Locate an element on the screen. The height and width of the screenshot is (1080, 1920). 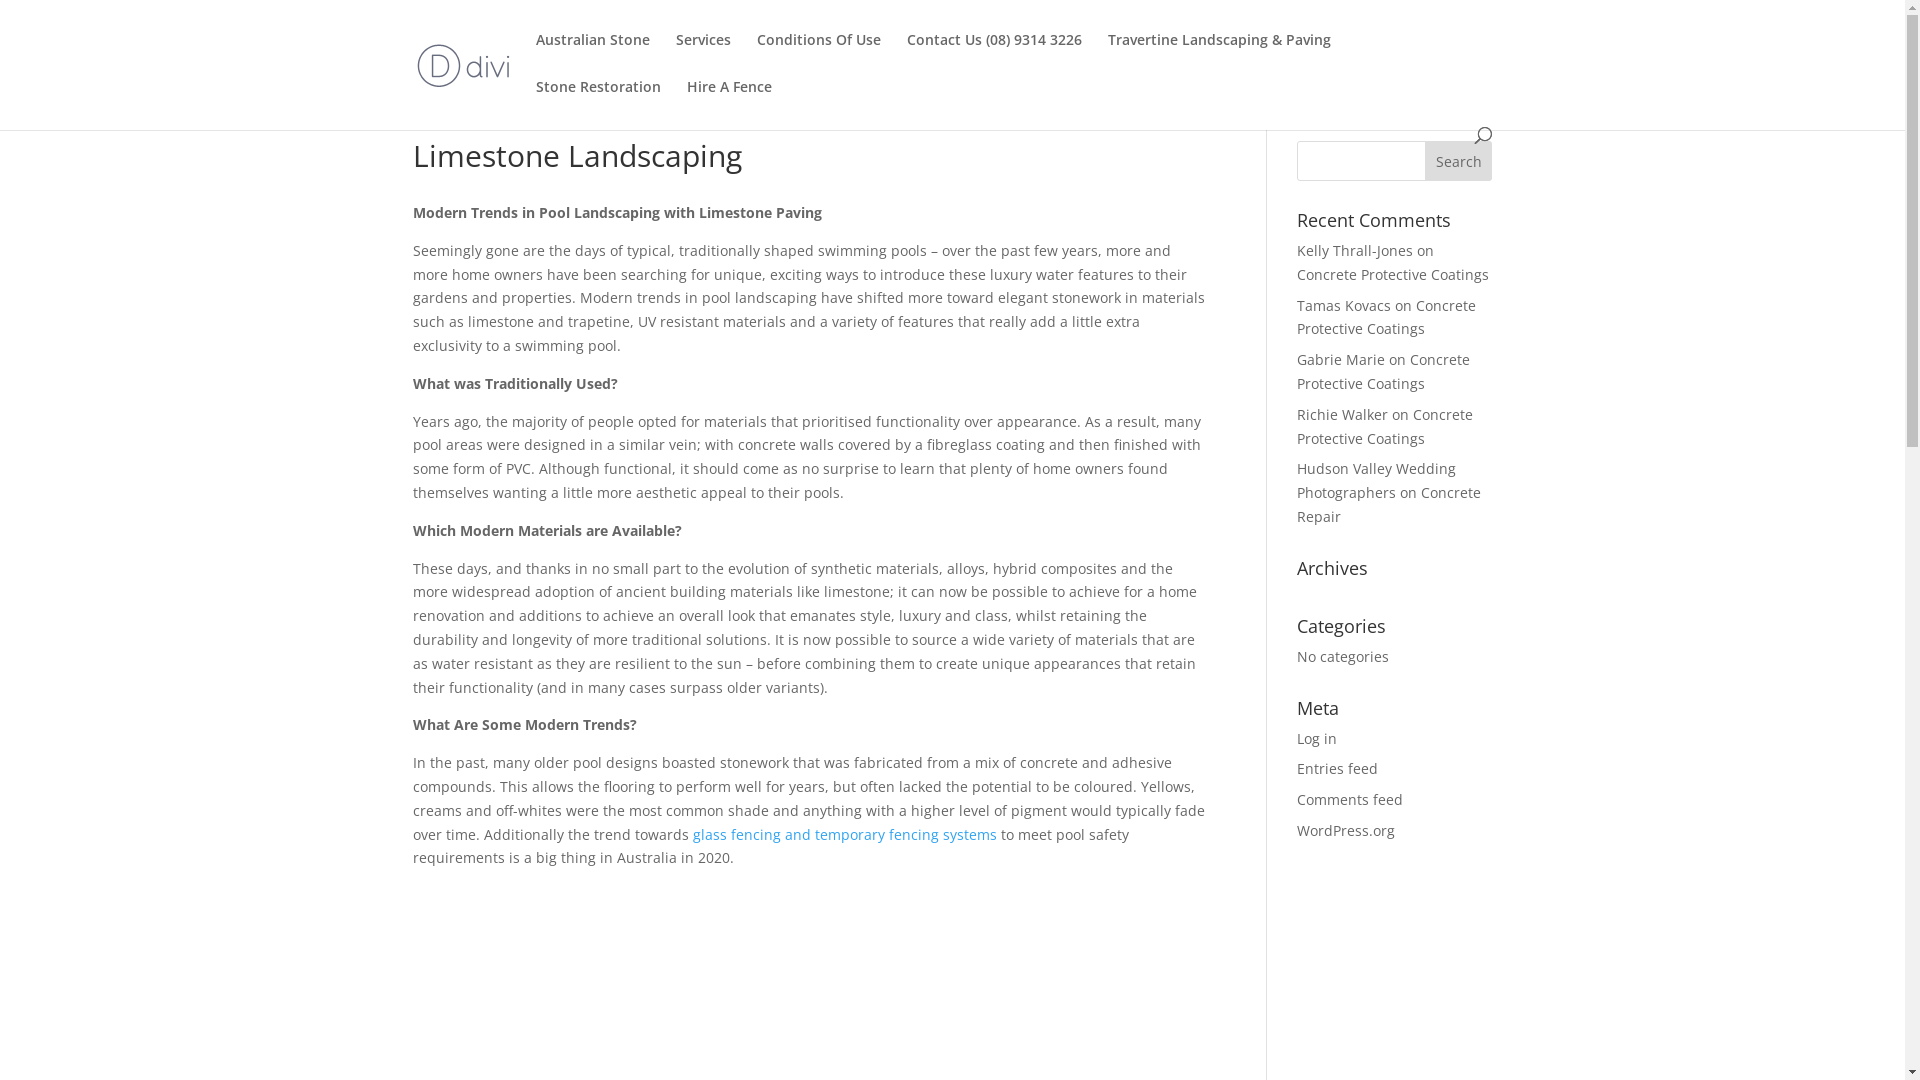
'glass fencing and temporary fencing systems' is located at coordinates (844, 834).